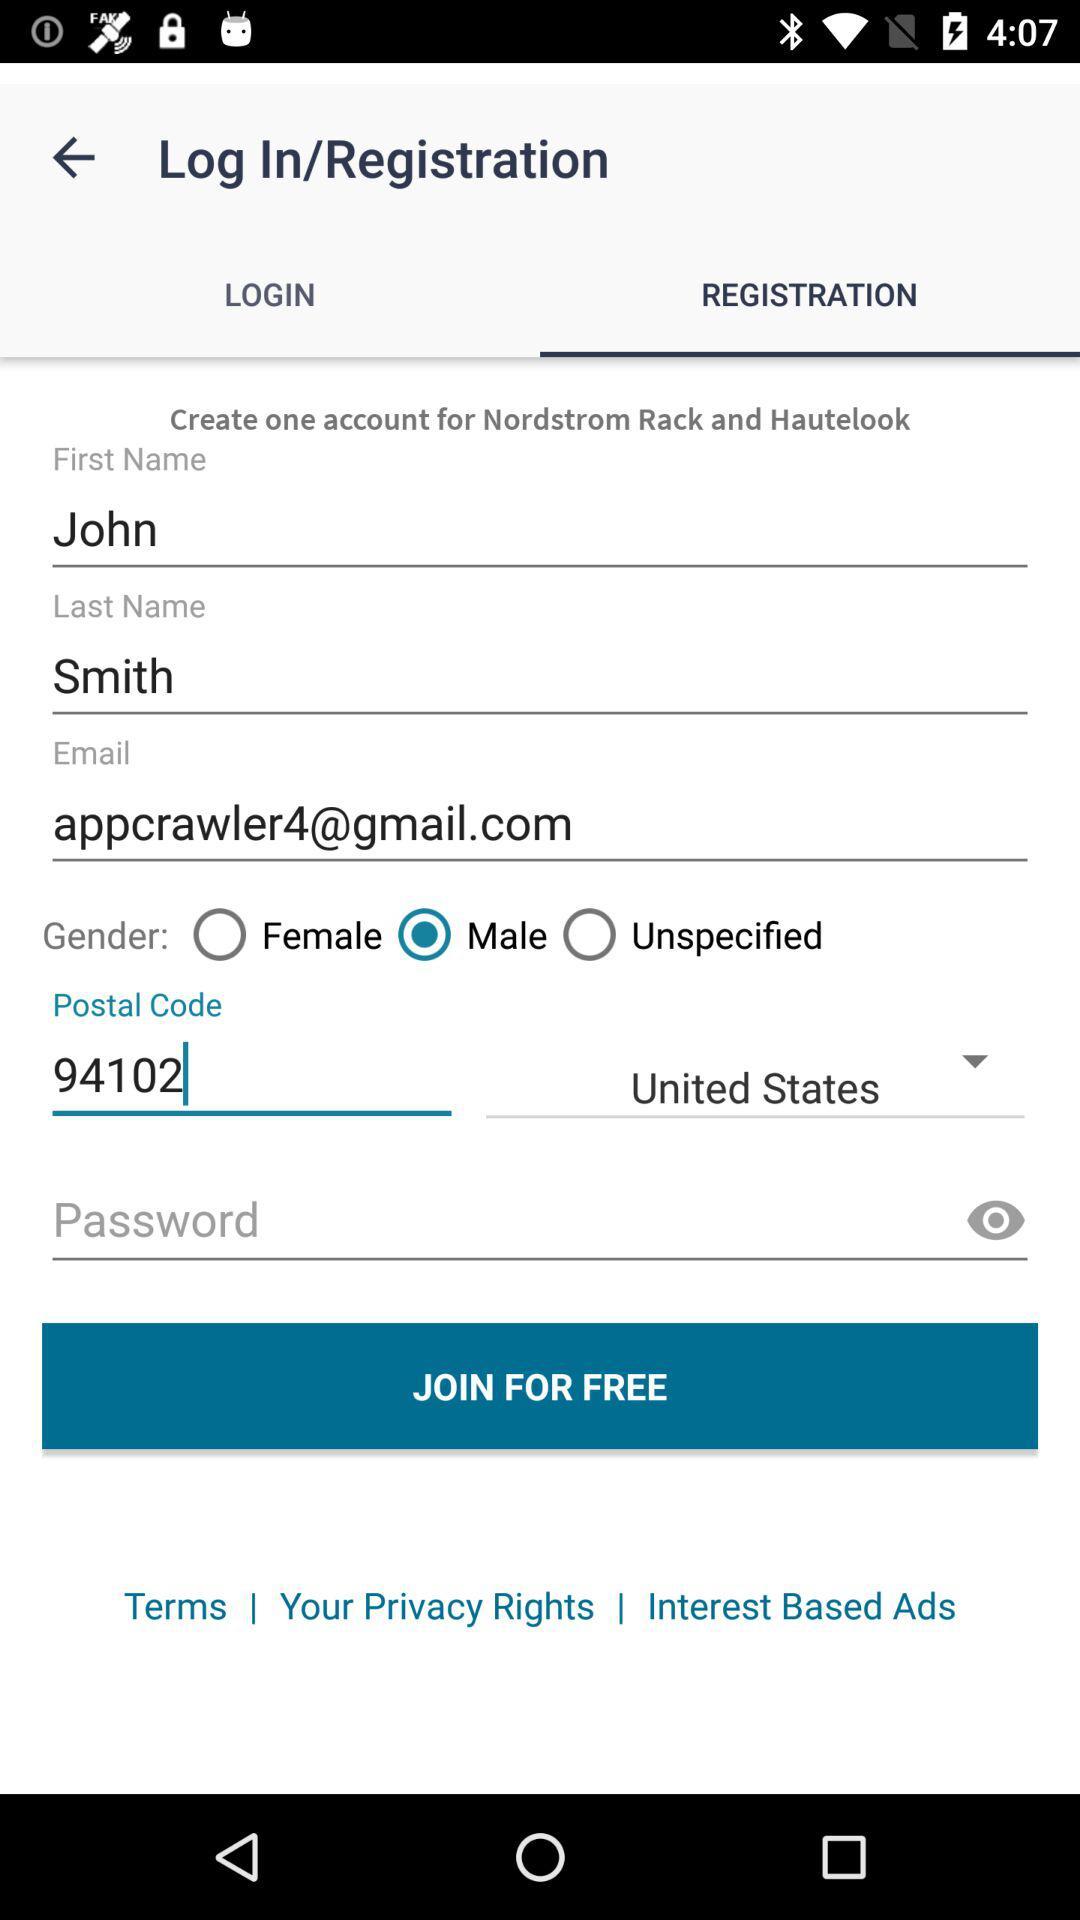 This screenshot has height=1920, width=1080. I want to click on password, so click(995, 1220).